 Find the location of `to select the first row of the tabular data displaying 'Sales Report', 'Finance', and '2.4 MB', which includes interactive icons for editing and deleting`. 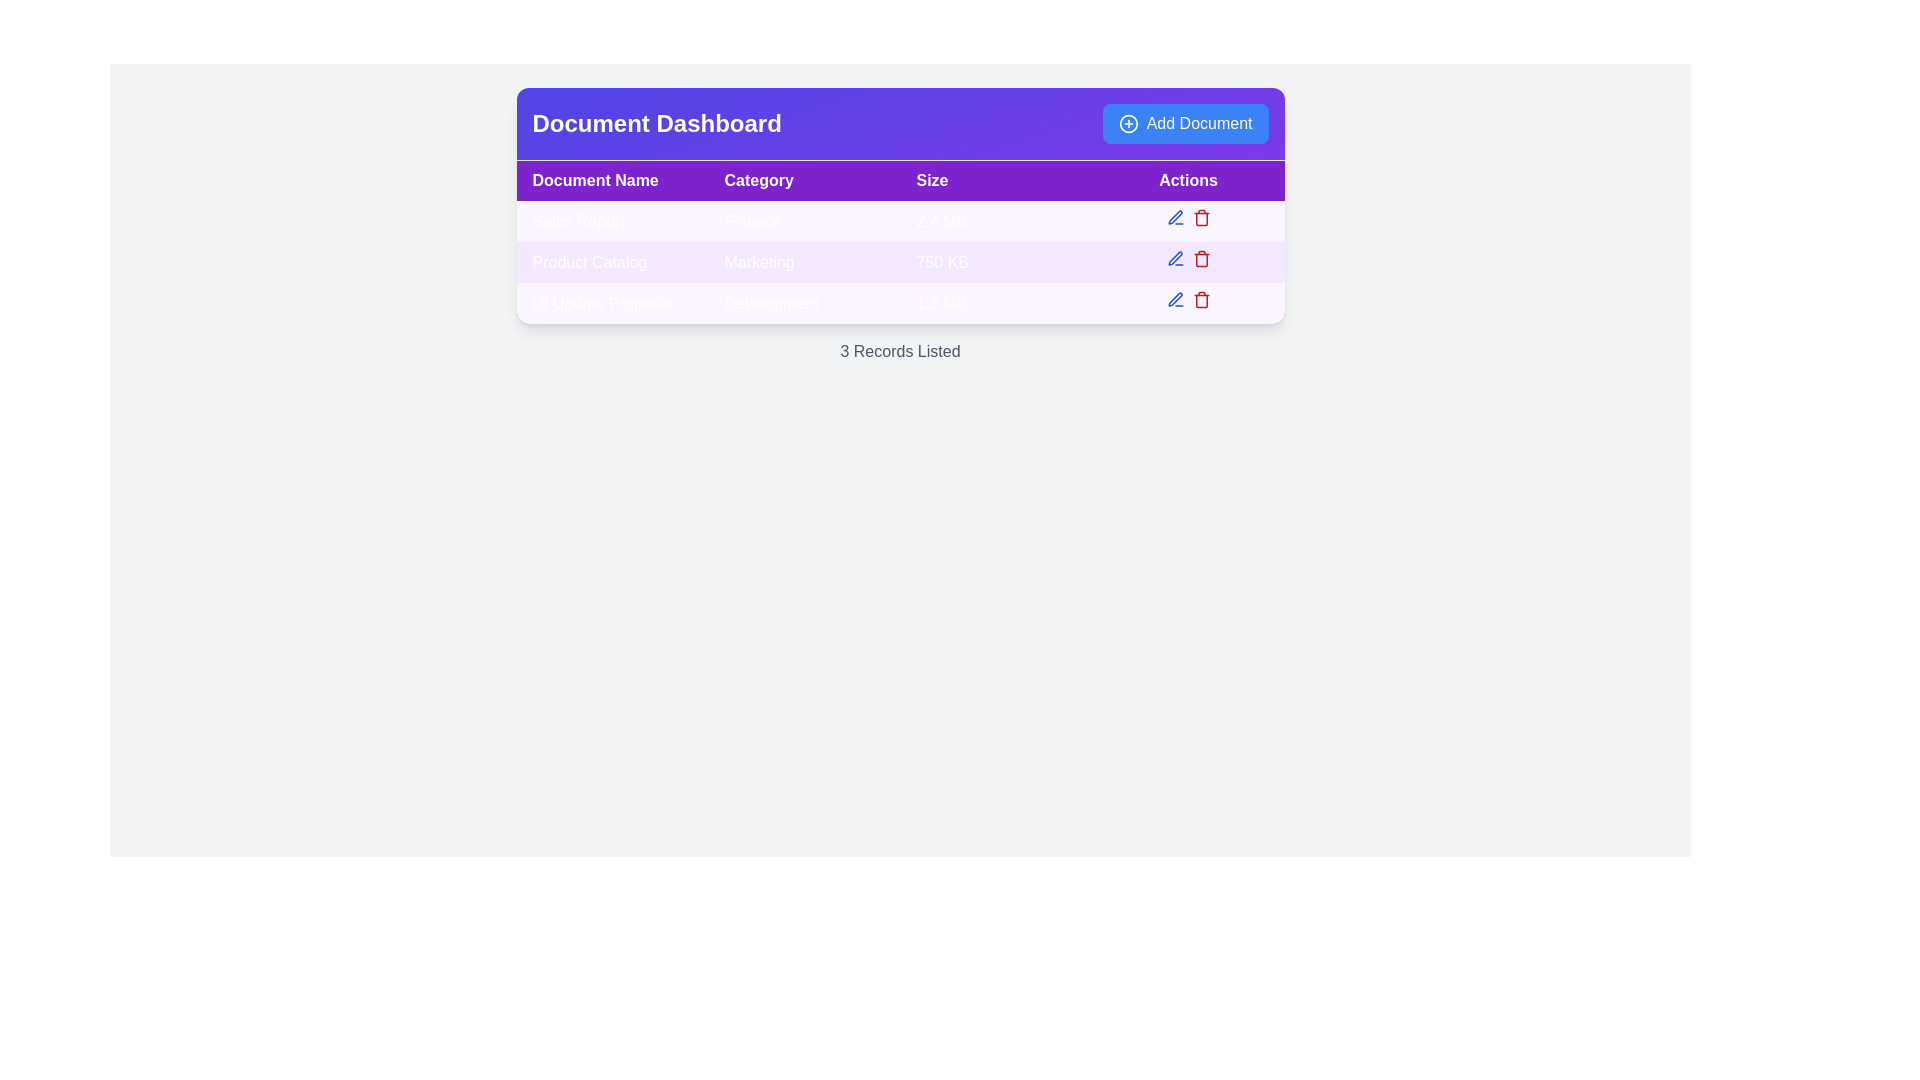

to select the first row of the tabular data displaying 'Sales Report', 'Finance', and '2.4 MB', which includes interactive icons for editing and deleting is located at coordinates (899, 221).